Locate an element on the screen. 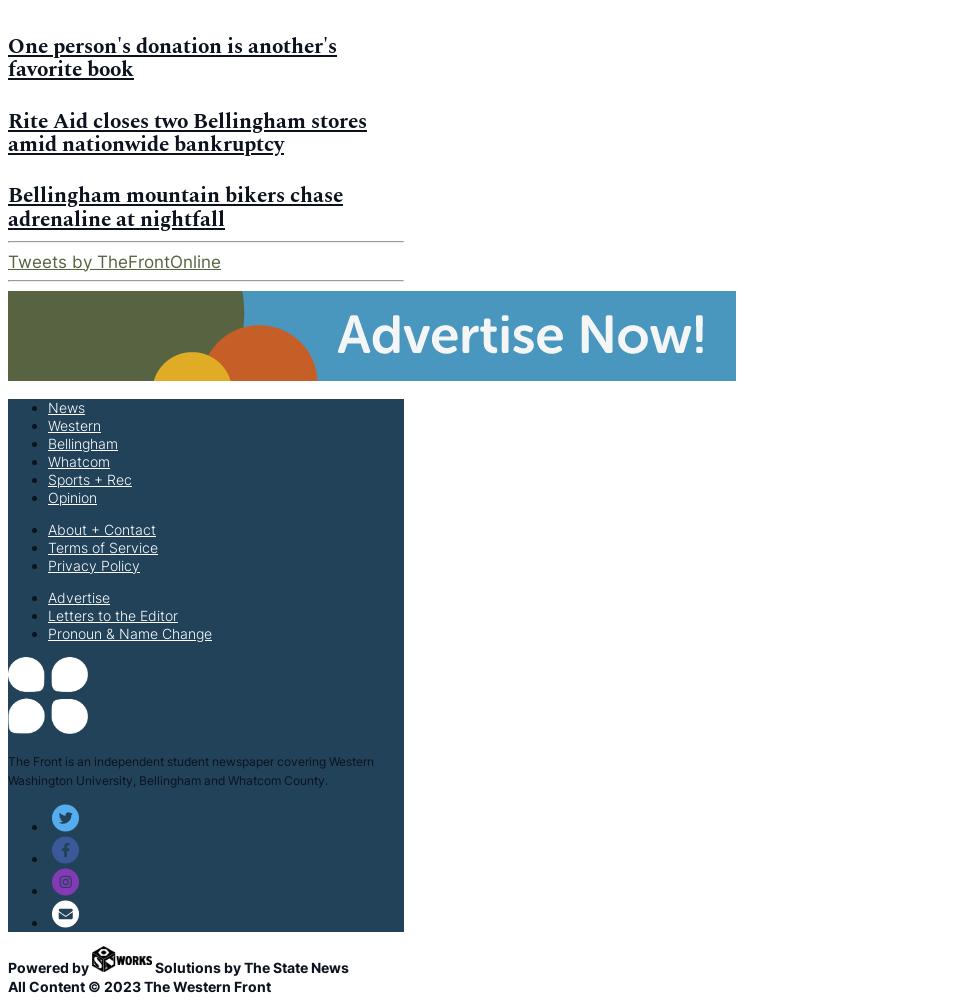 The image size is (978, 1001). 'Privacy Policy' is located at coordinates (48, 563).